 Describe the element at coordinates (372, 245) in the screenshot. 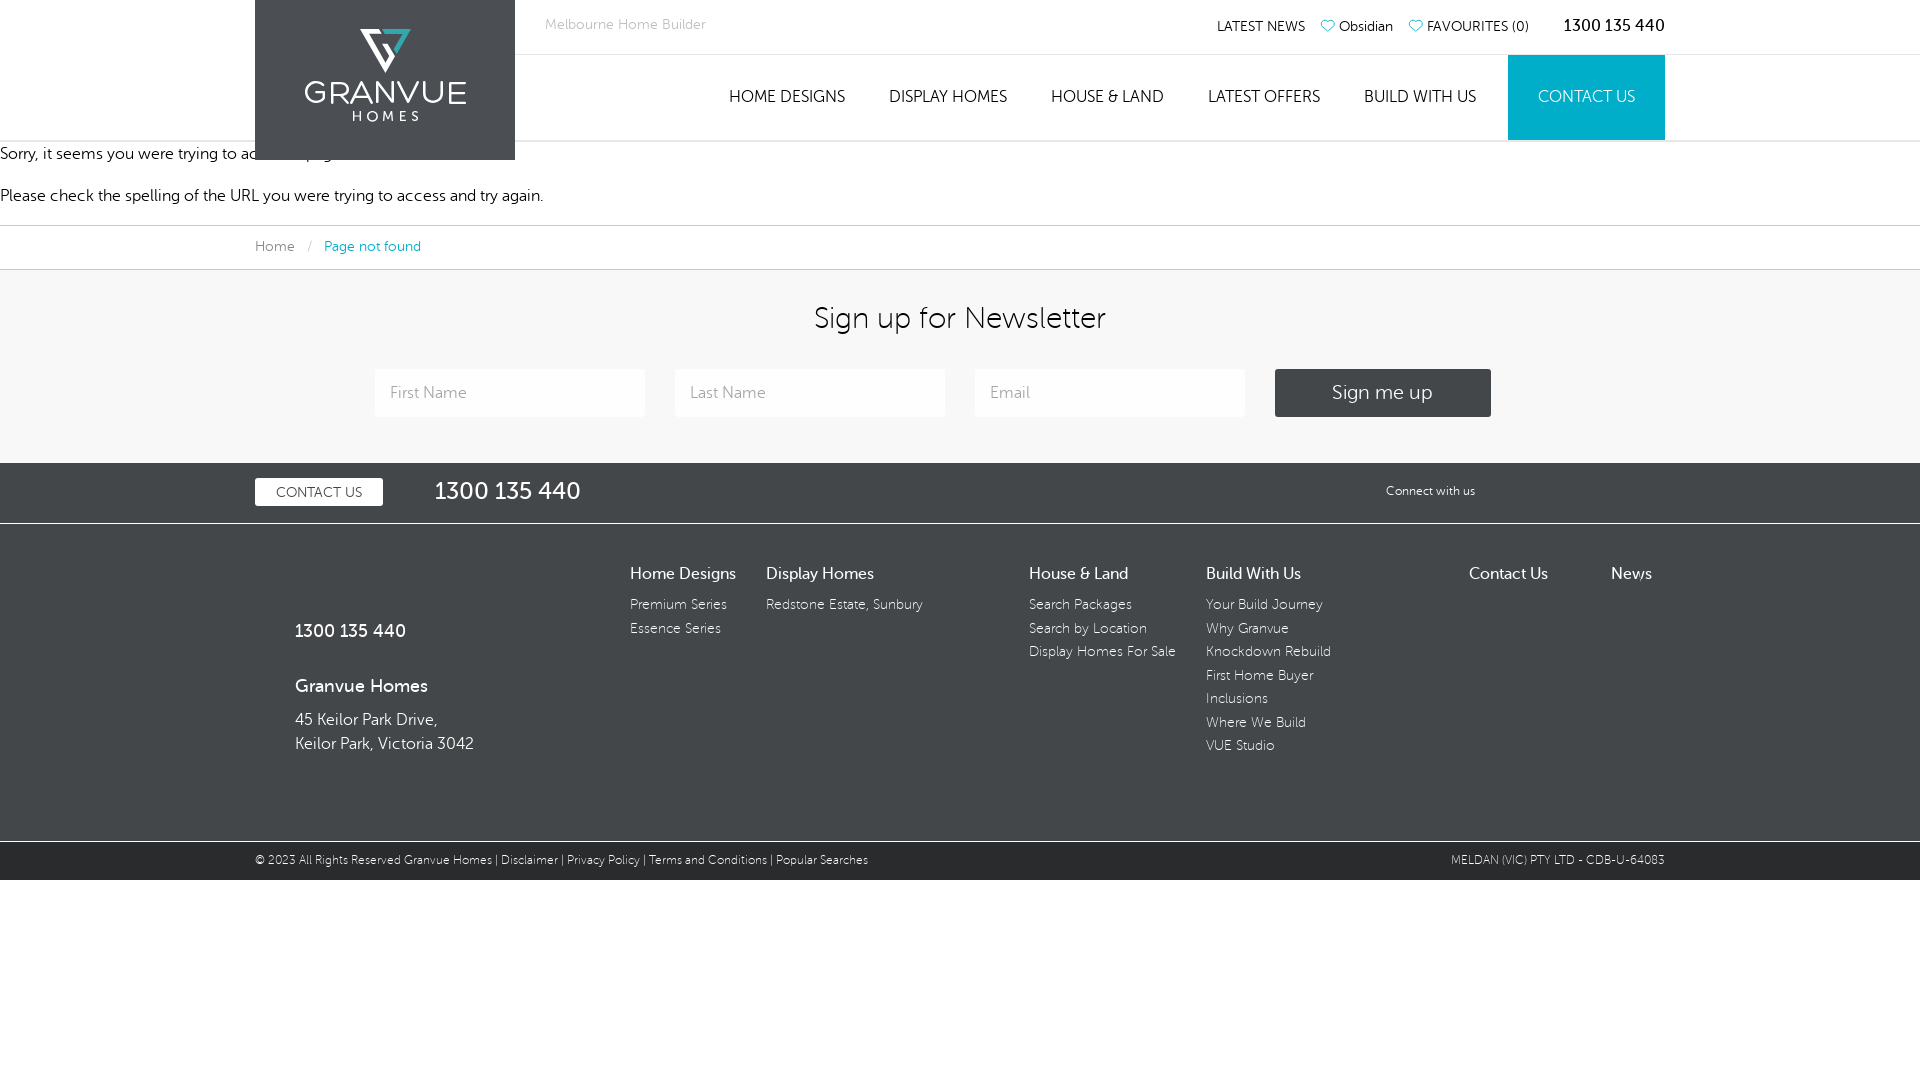

I see `'Page not found'` at that location.